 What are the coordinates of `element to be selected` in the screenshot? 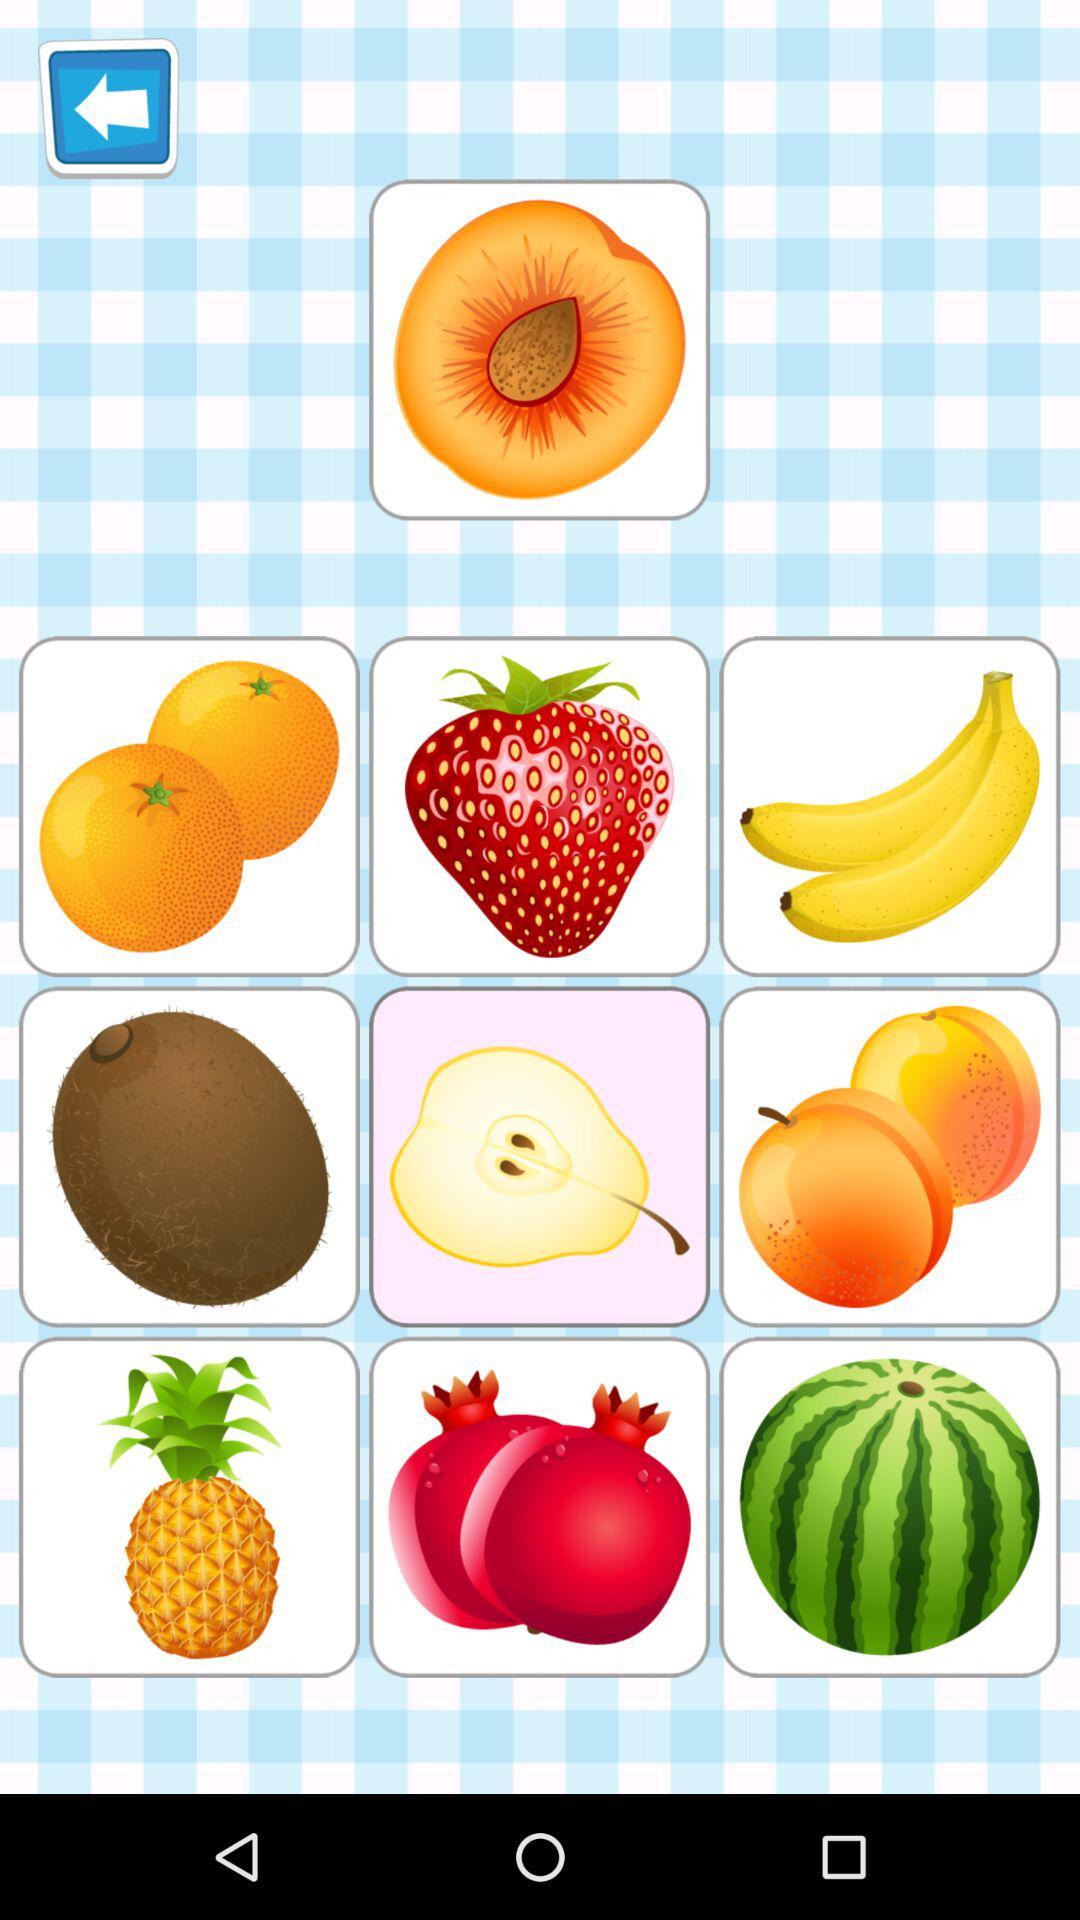 It's located at (538, 349).